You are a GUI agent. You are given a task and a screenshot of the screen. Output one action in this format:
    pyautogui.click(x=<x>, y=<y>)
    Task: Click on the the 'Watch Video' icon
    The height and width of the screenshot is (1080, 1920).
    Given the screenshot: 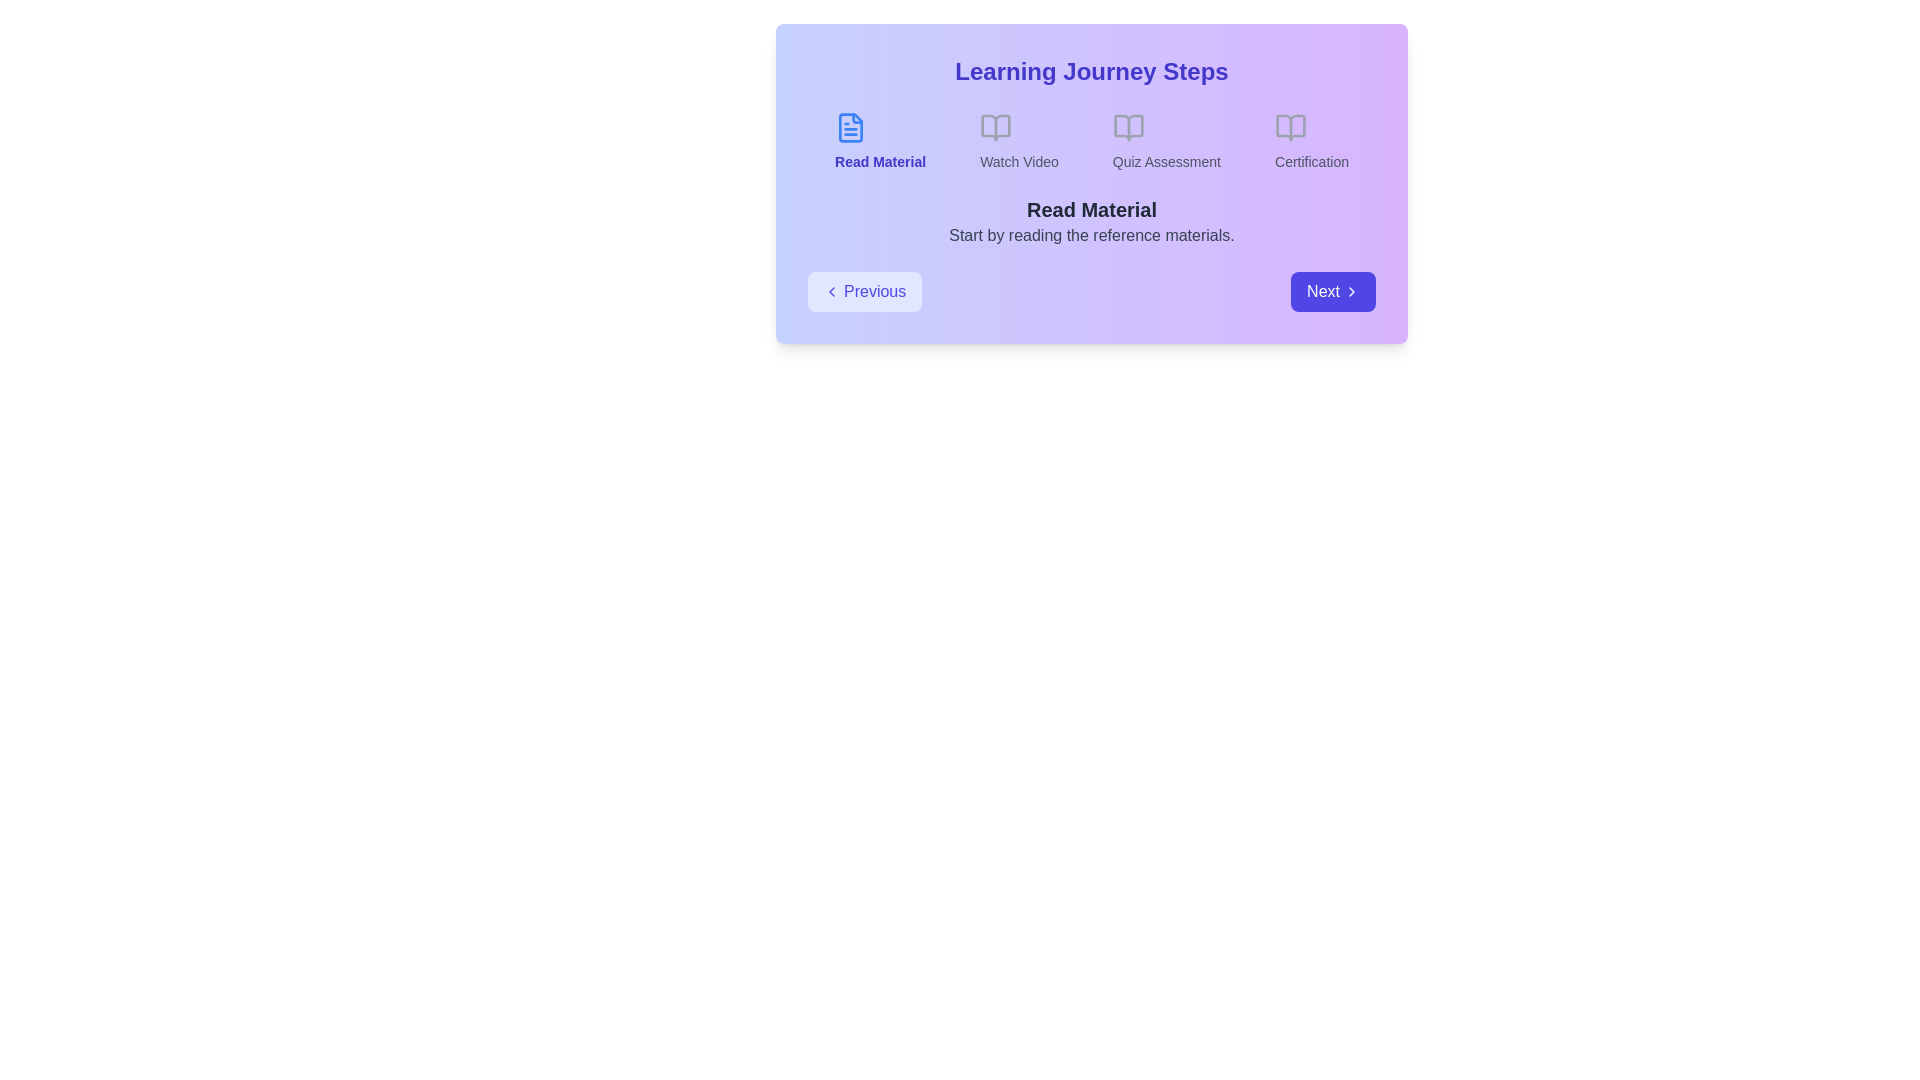 What is the action you would take?
    pyautogui.click(x=996, y=127)
    